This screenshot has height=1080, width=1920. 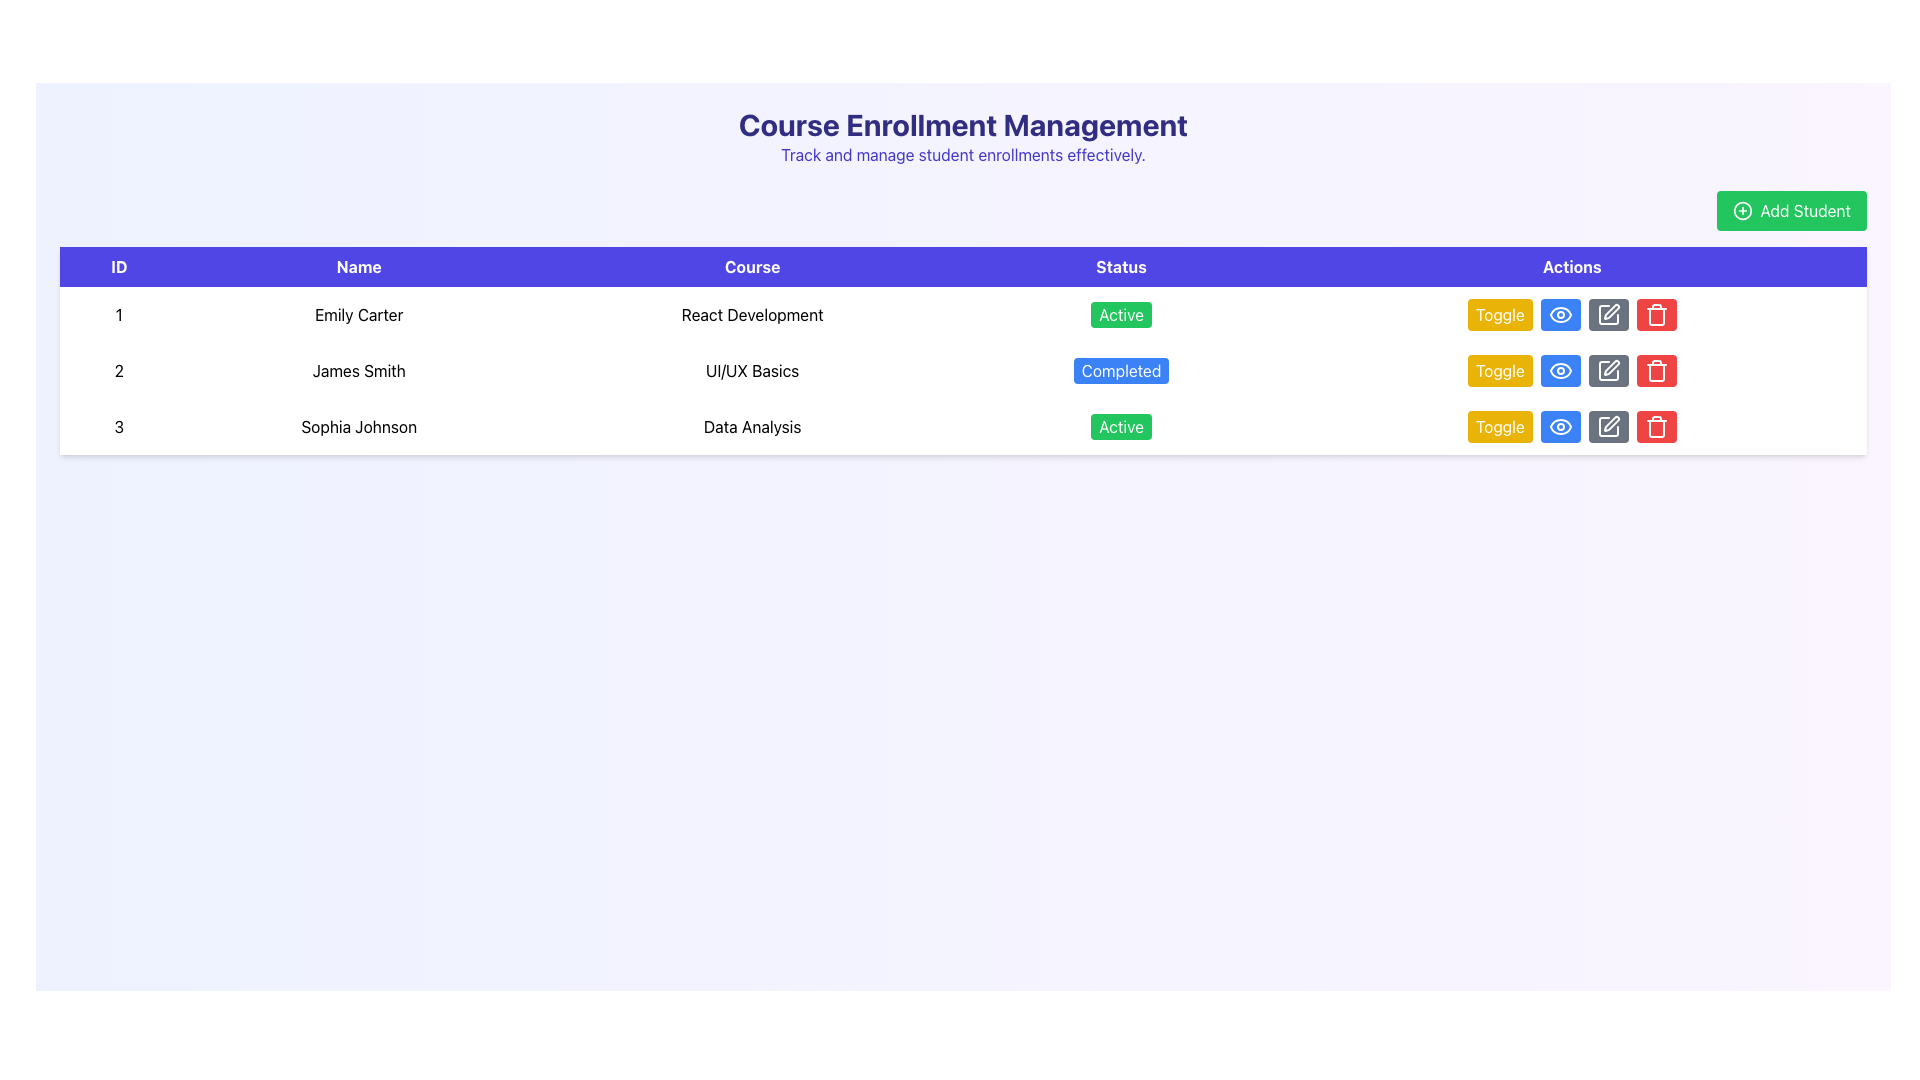 I want to click on the display-only label indicating the name of an individual located in the second column of the first row under the 'Name' header, so click(x=359, y=315).